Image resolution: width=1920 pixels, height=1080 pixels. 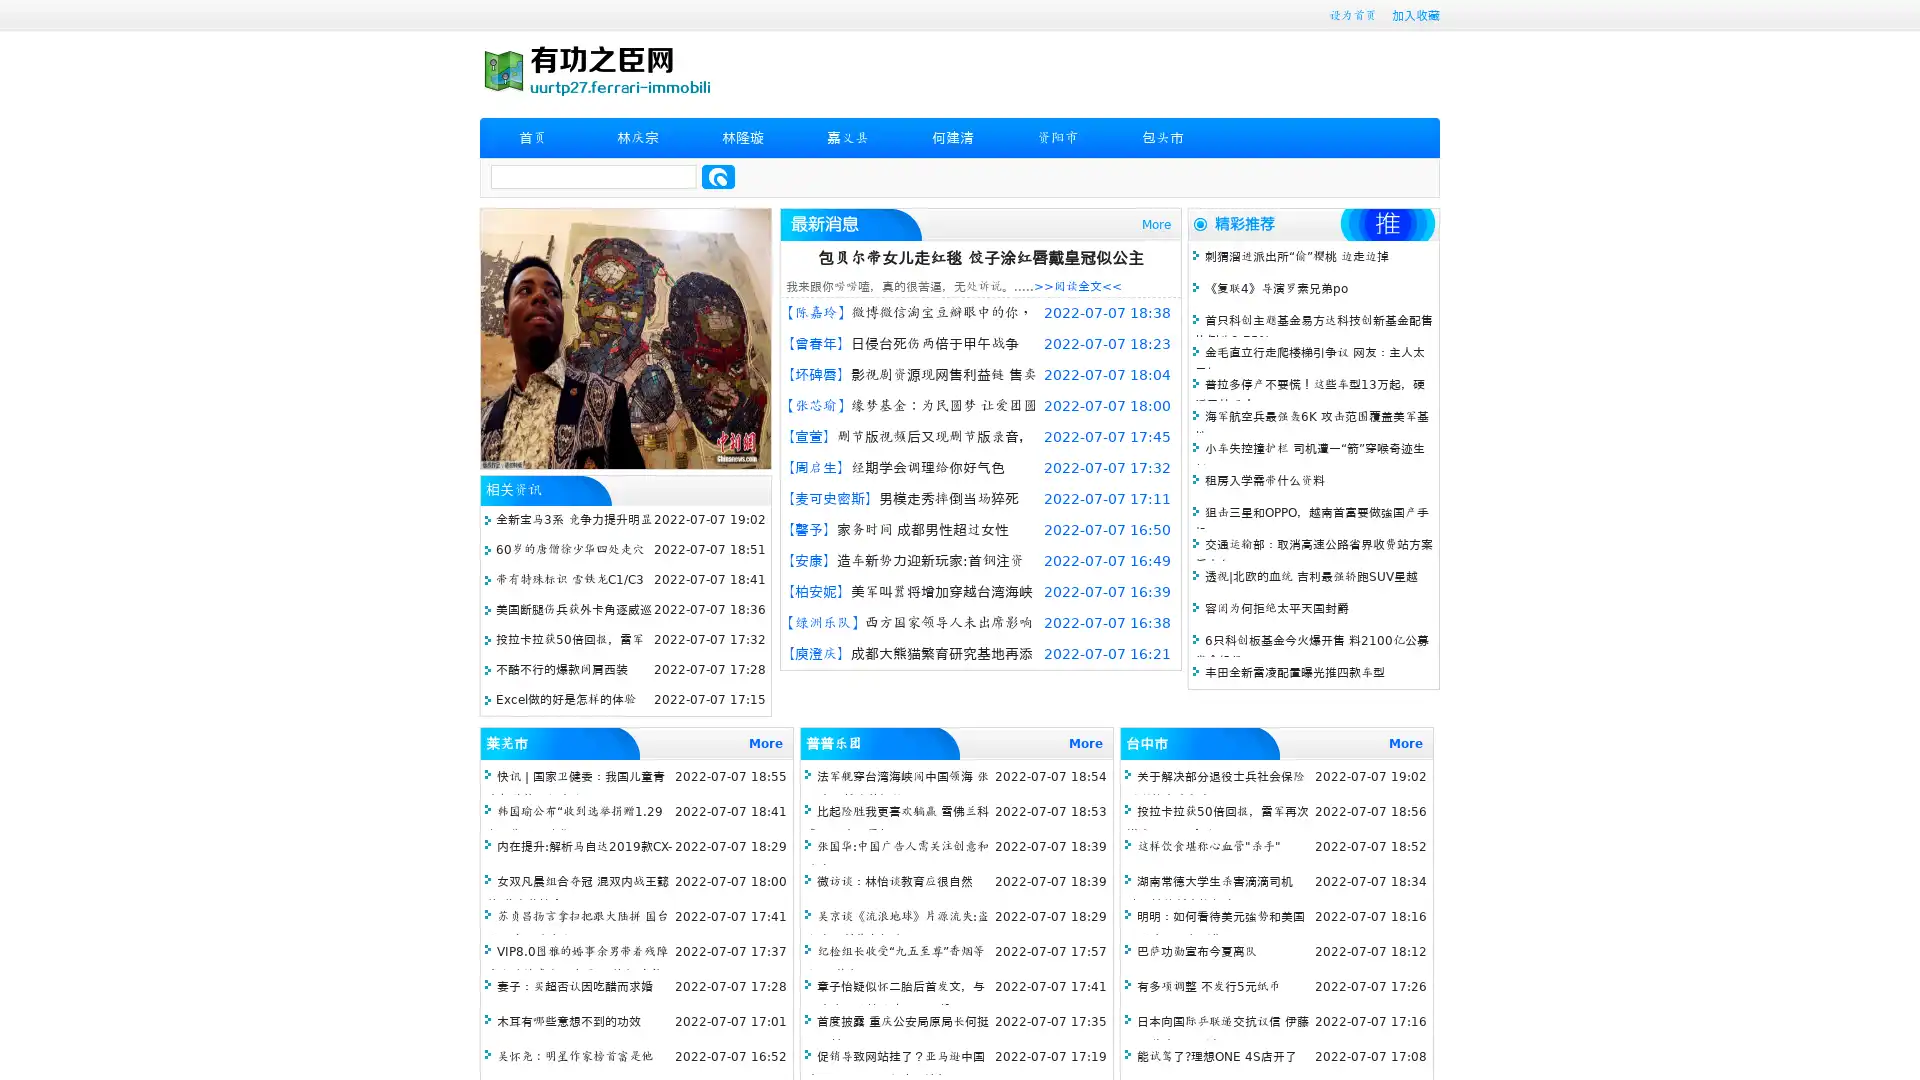 What do you see at coordinates (718, 176) in the screenshot?
I see `Search` at bounding box center [718, 176].